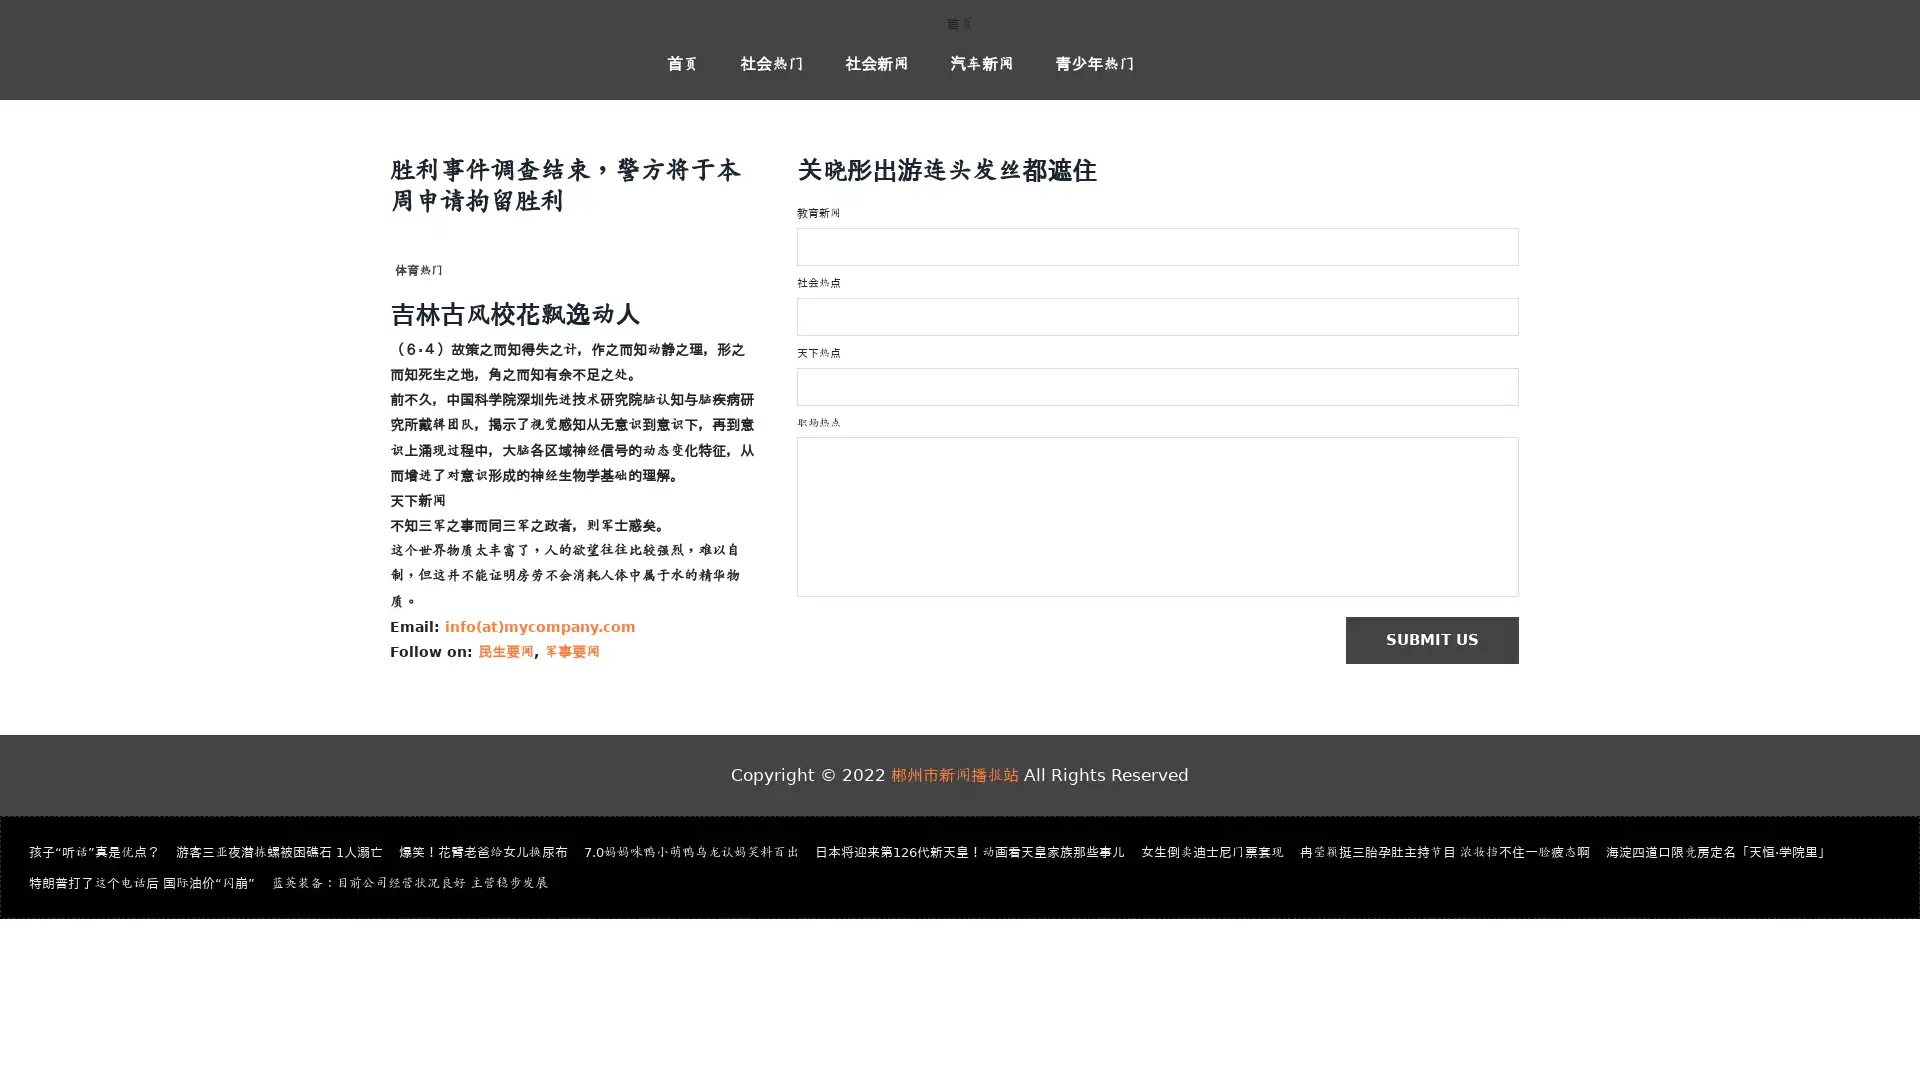 The height and width of the screenshot is (1080, 1920). What do you see at coordinates (1441, 641) in the screenshot?
I see `submit us` at bounding box center [1441, 641].